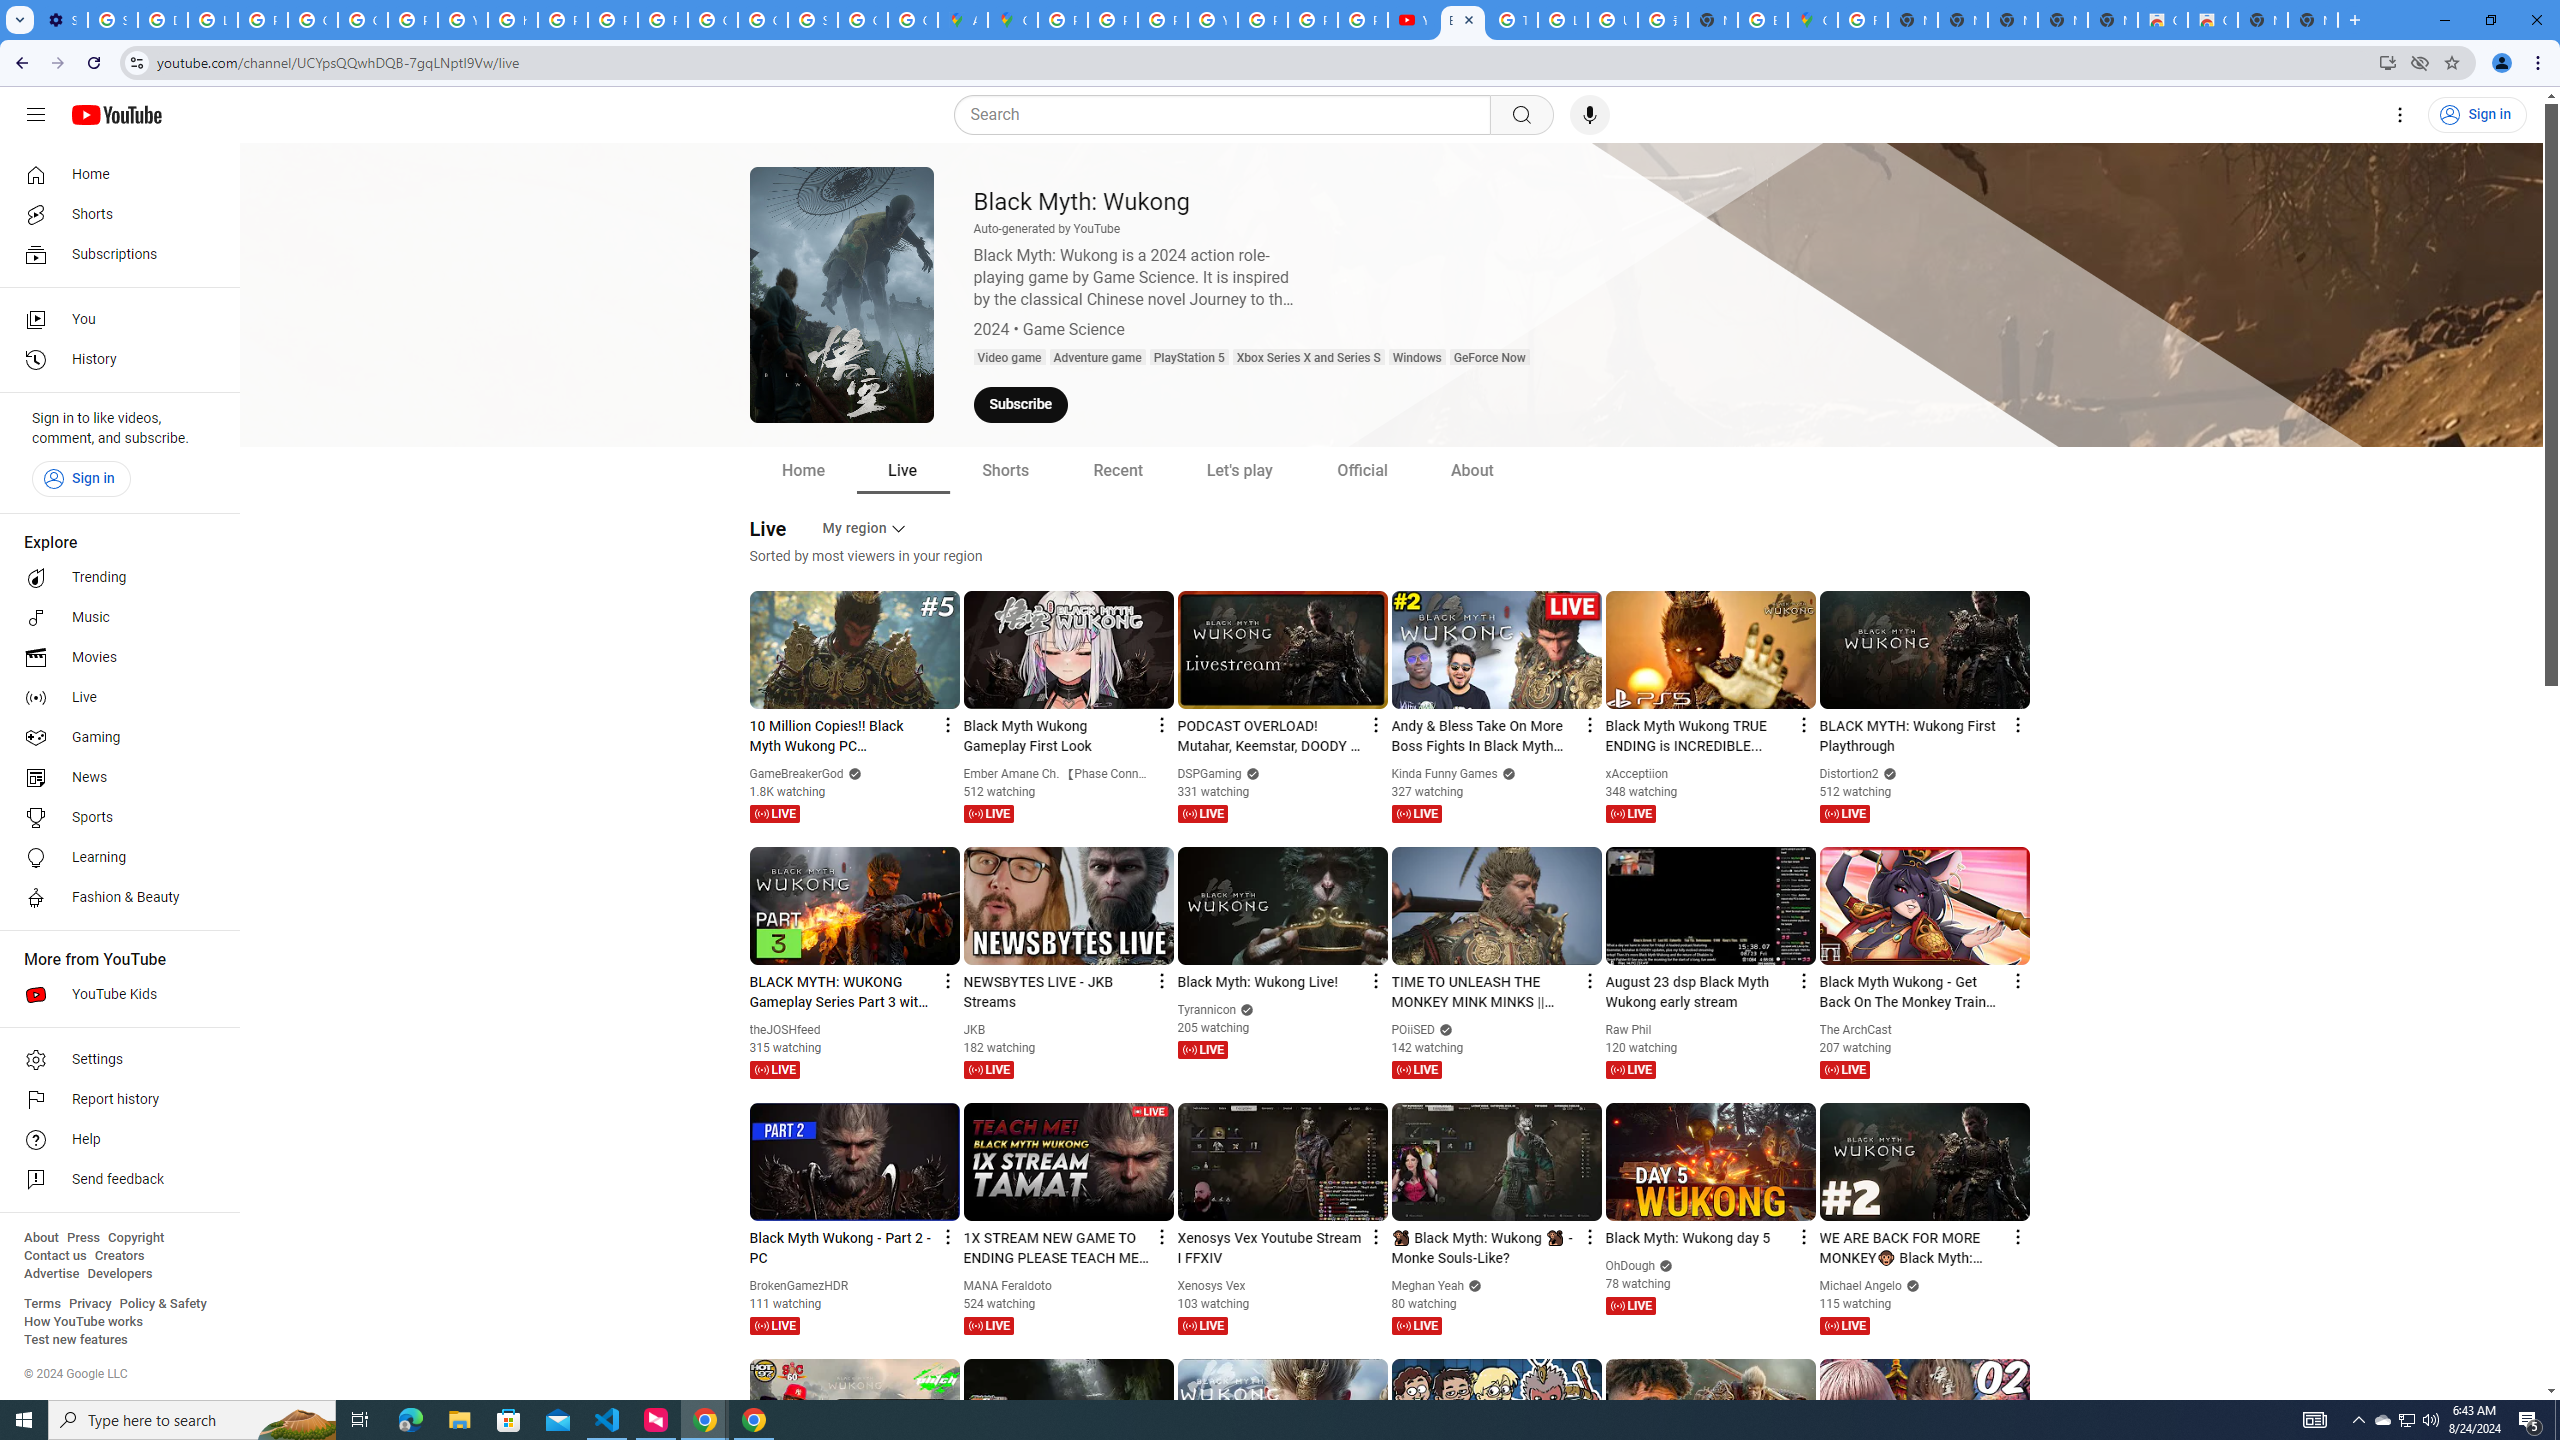 This screenshot has height=1440, width=2560. I want to click on 'Search with your voice', so click(1589, 114).